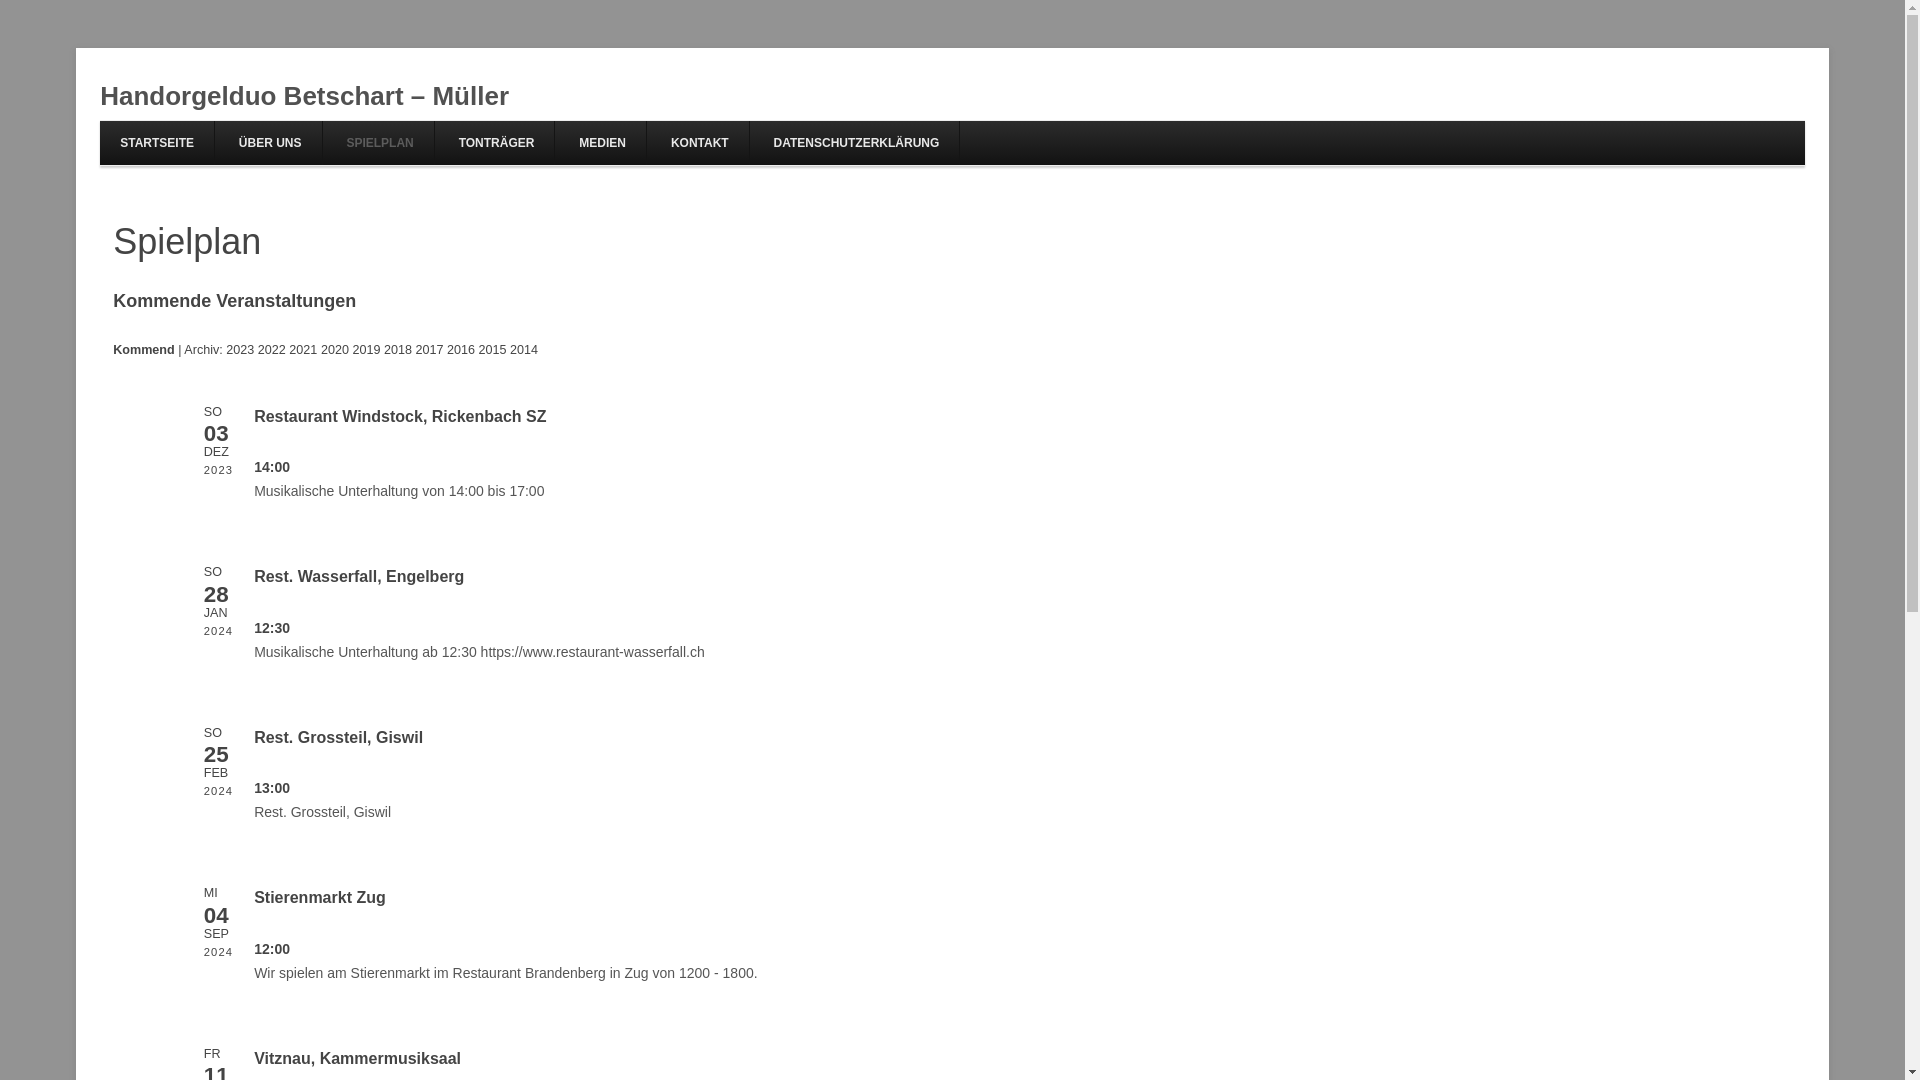 The height and width of the screenshot is (1080, 1920). What do you see at coordinates (257, 349) in the screenshot?
I see `'2022'` at bounding box center [257, 349].